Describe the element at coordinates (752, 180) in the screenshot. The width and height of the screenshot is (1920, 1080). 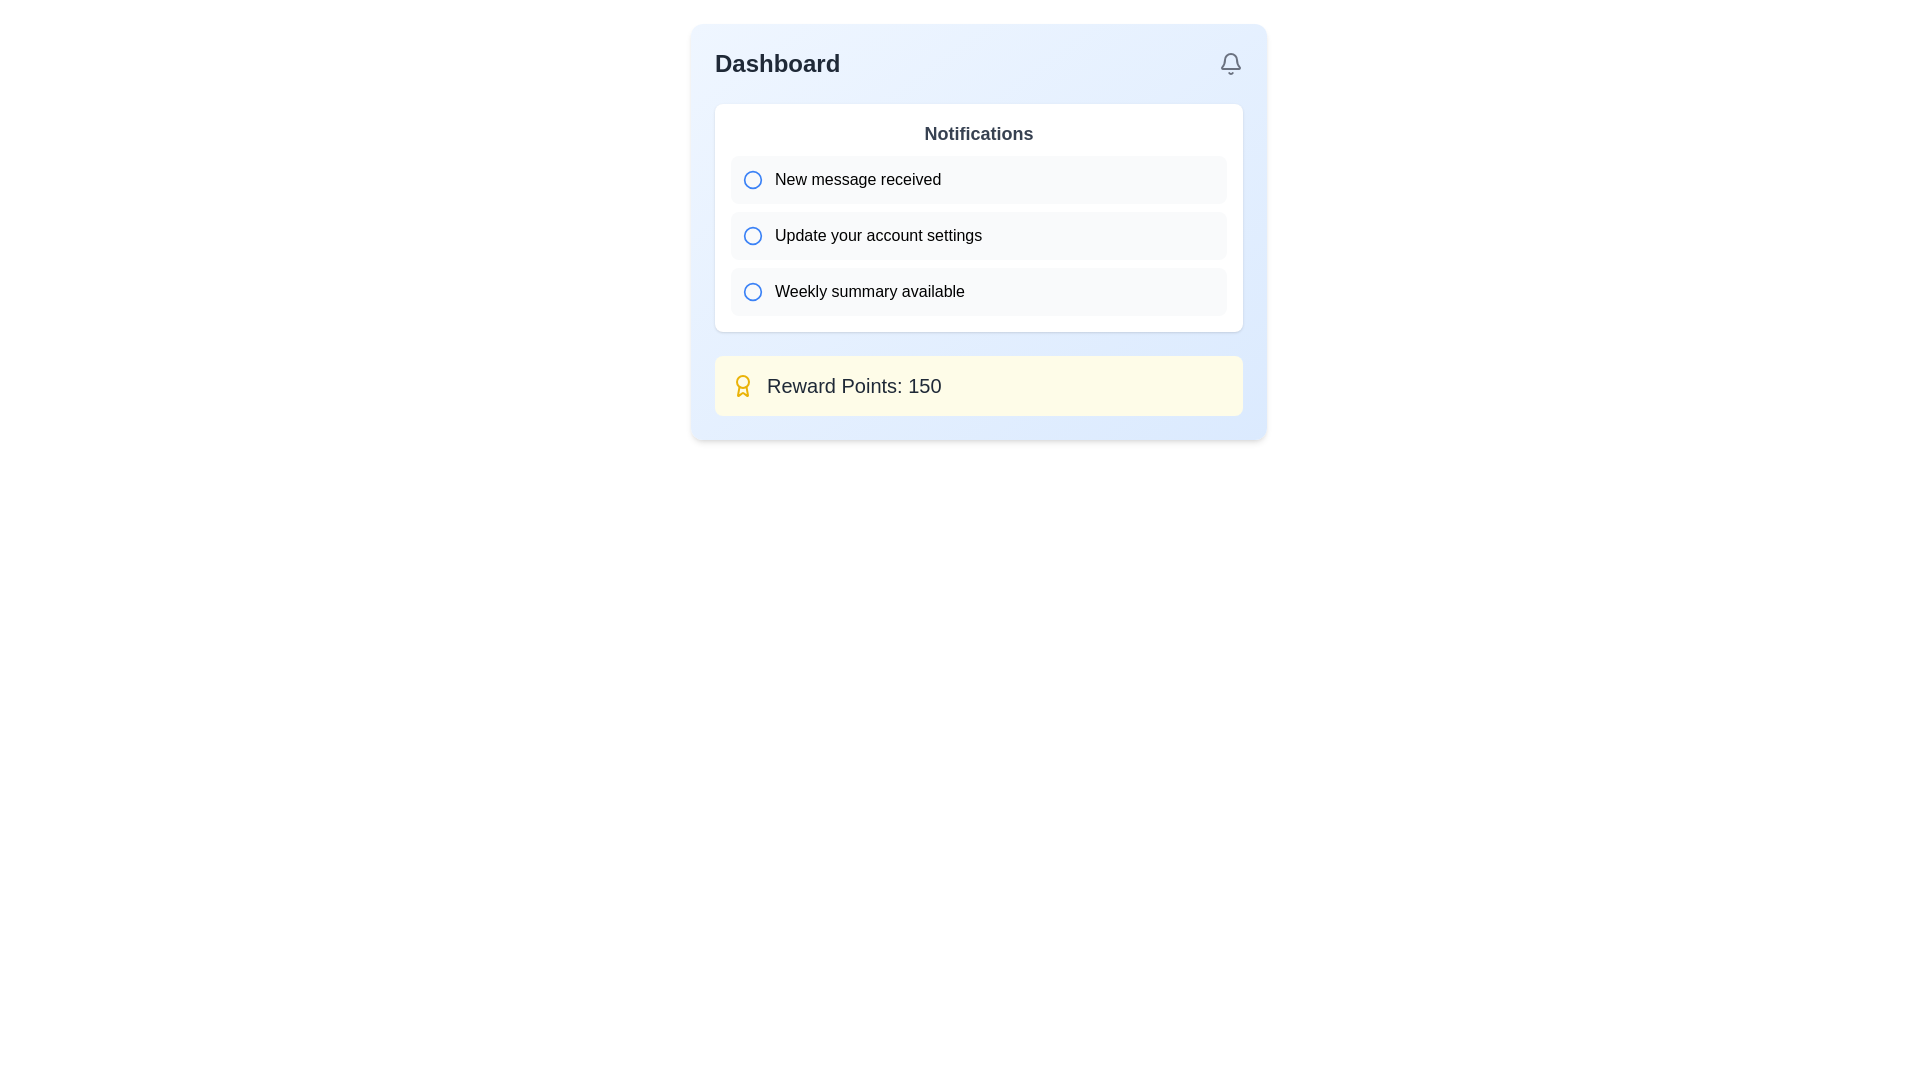
I see `the blue circular icon located to the left of the text 'New message received' in the first notification entry` at that location.